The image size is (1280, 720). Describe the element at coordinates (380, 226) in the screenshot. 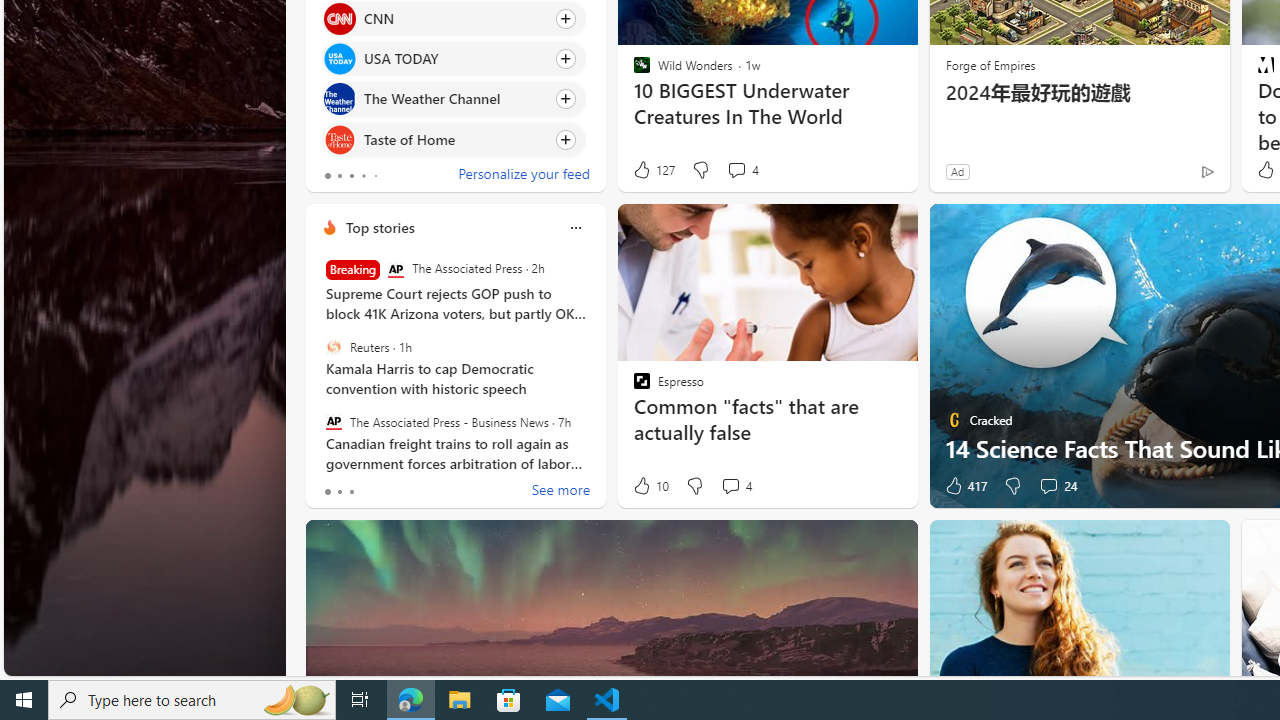

I see `'Top stories'` at that location.